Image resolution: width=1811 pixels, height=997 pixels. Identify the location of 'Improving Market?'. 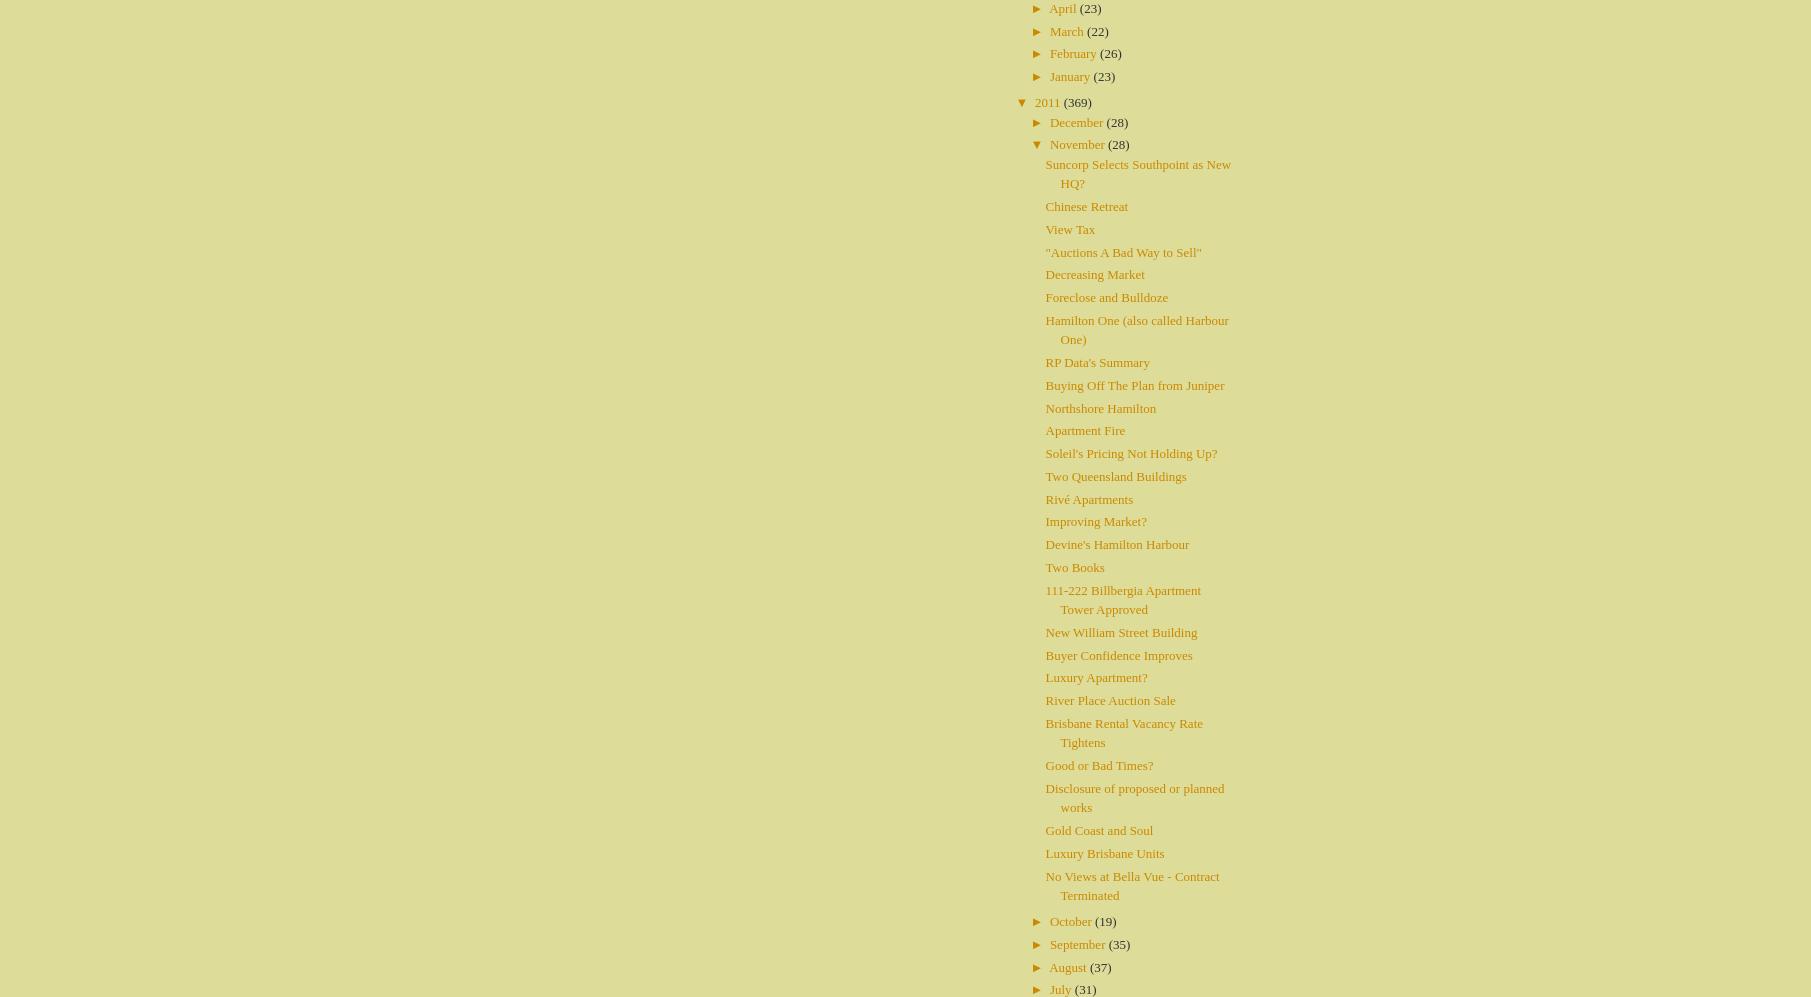
(1095, 520).